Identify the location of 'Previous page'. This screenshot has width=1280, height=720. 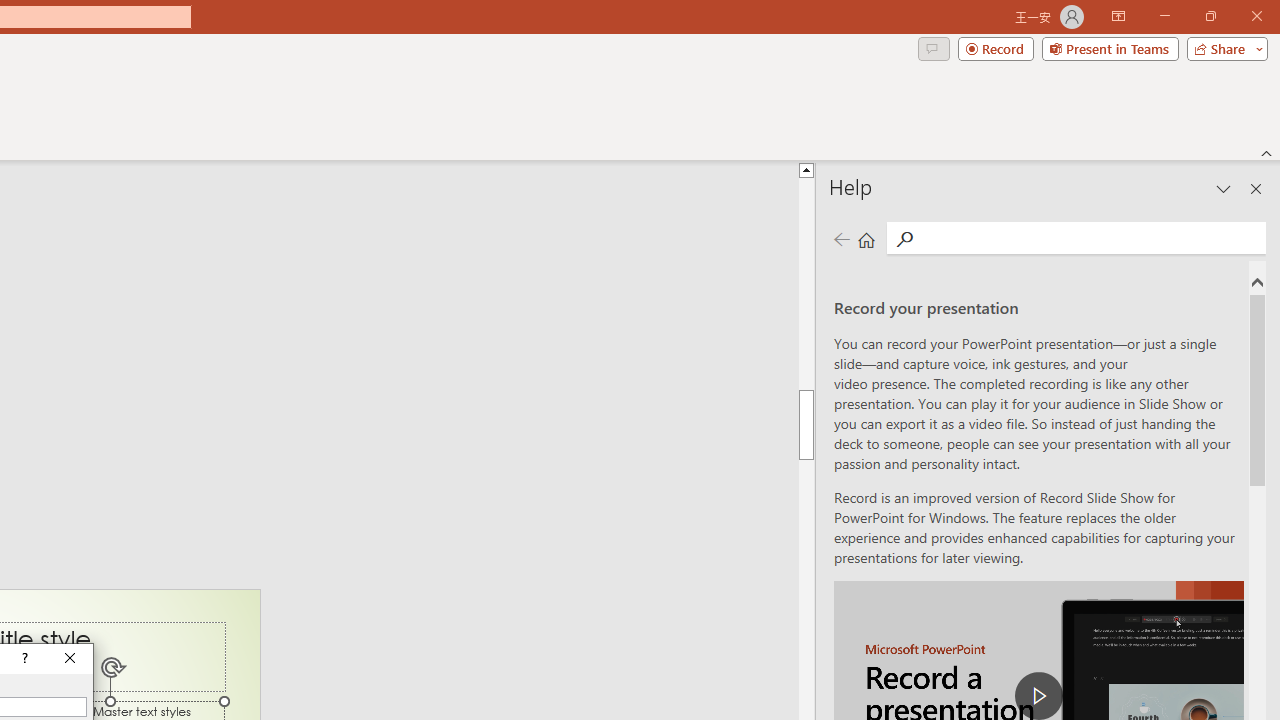
(841, 238).